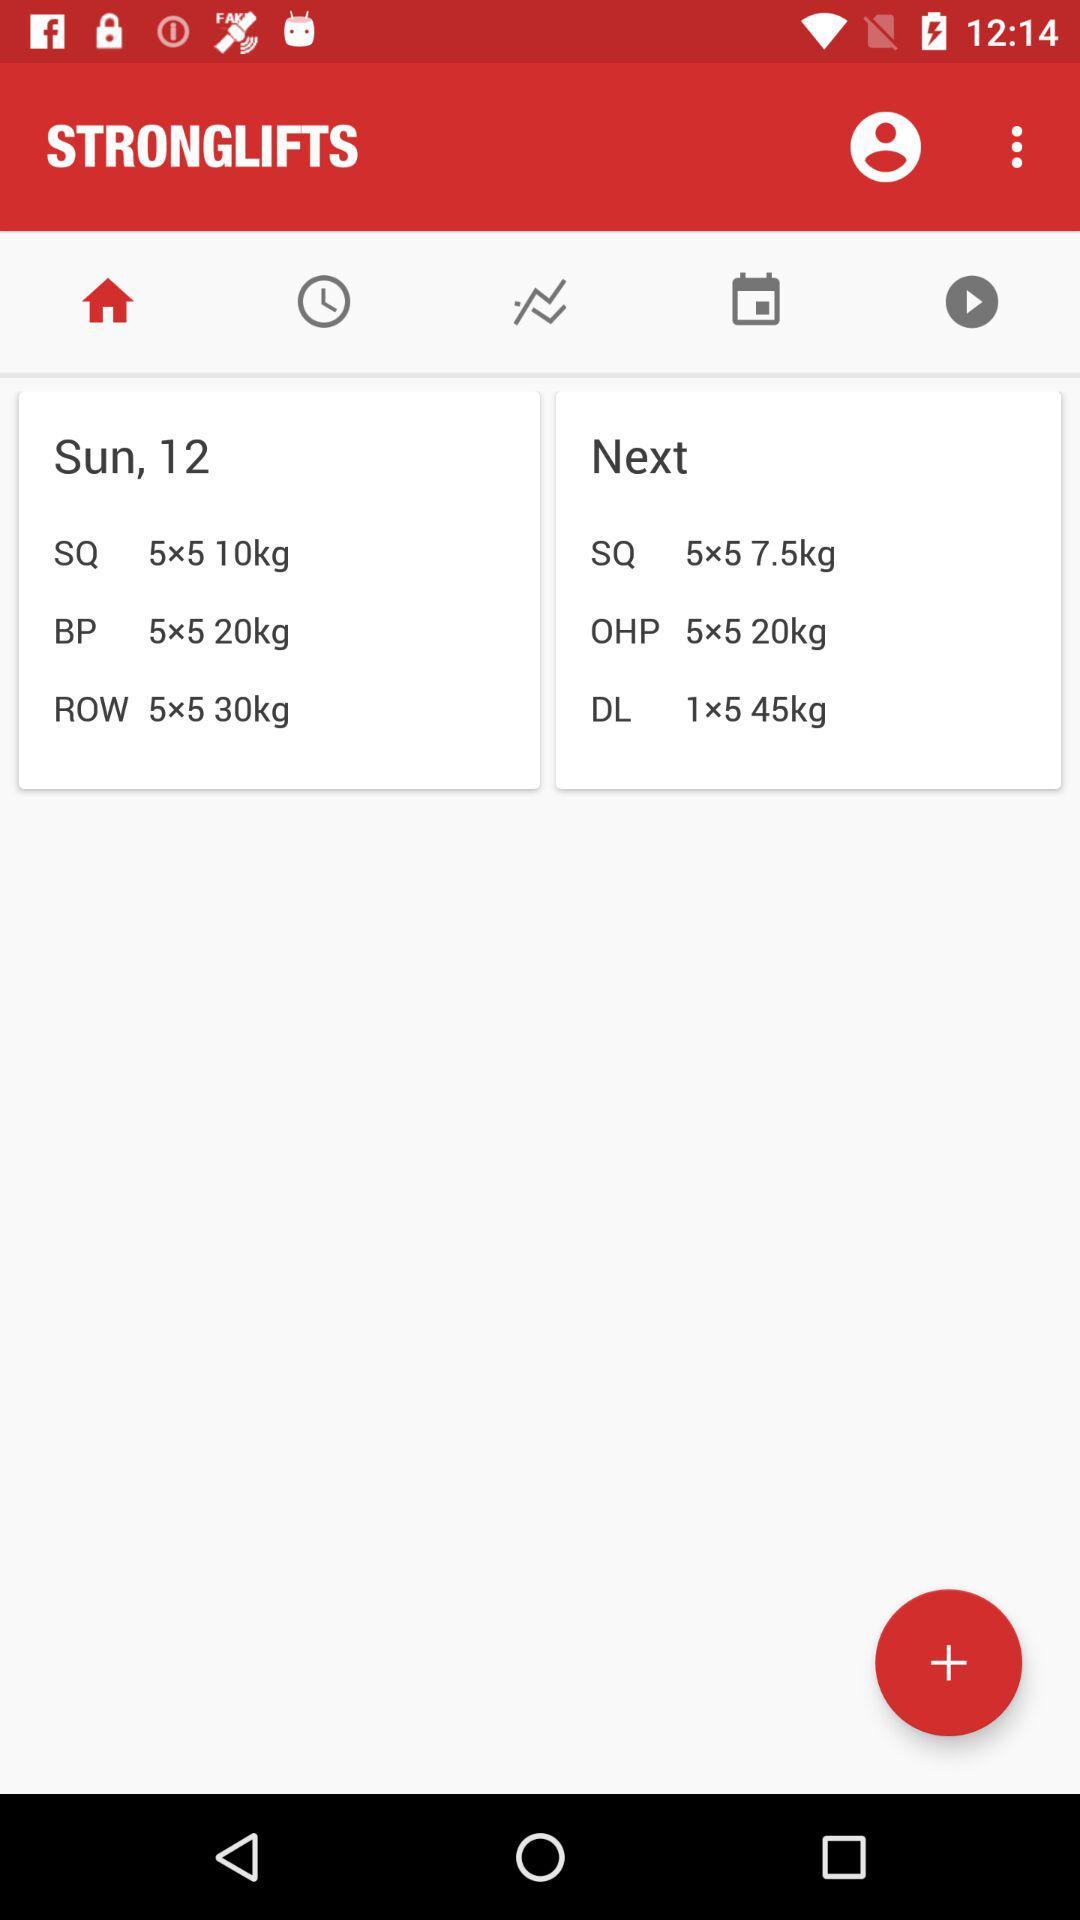 The image size is (1080, 1920). Describe the element at coordinates (756, 300) in the screenshot. I see `switch to calender` at that location.